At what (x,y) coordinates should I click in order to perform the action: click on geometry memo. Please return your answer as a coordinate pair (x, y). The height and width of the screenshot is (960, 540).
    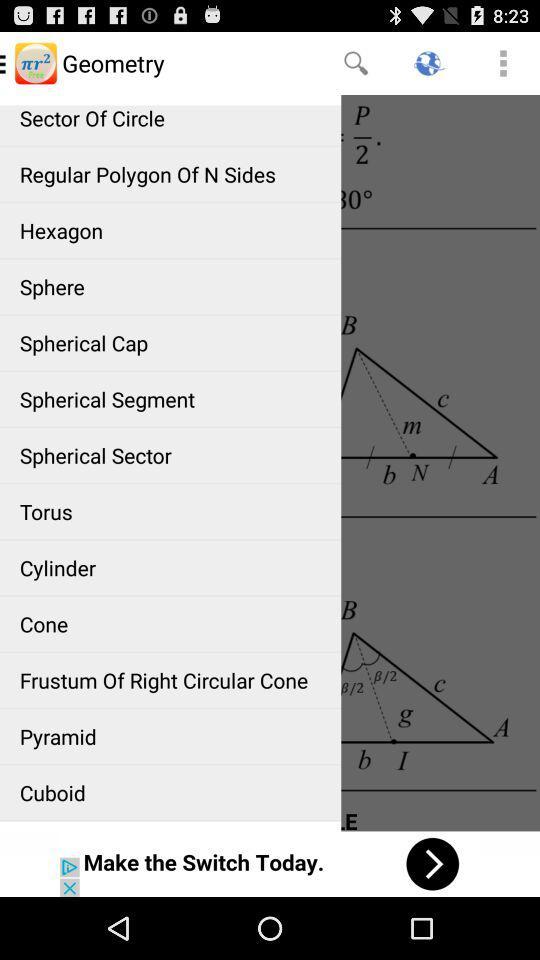
    Looking at the image, I should click on (270, 462).